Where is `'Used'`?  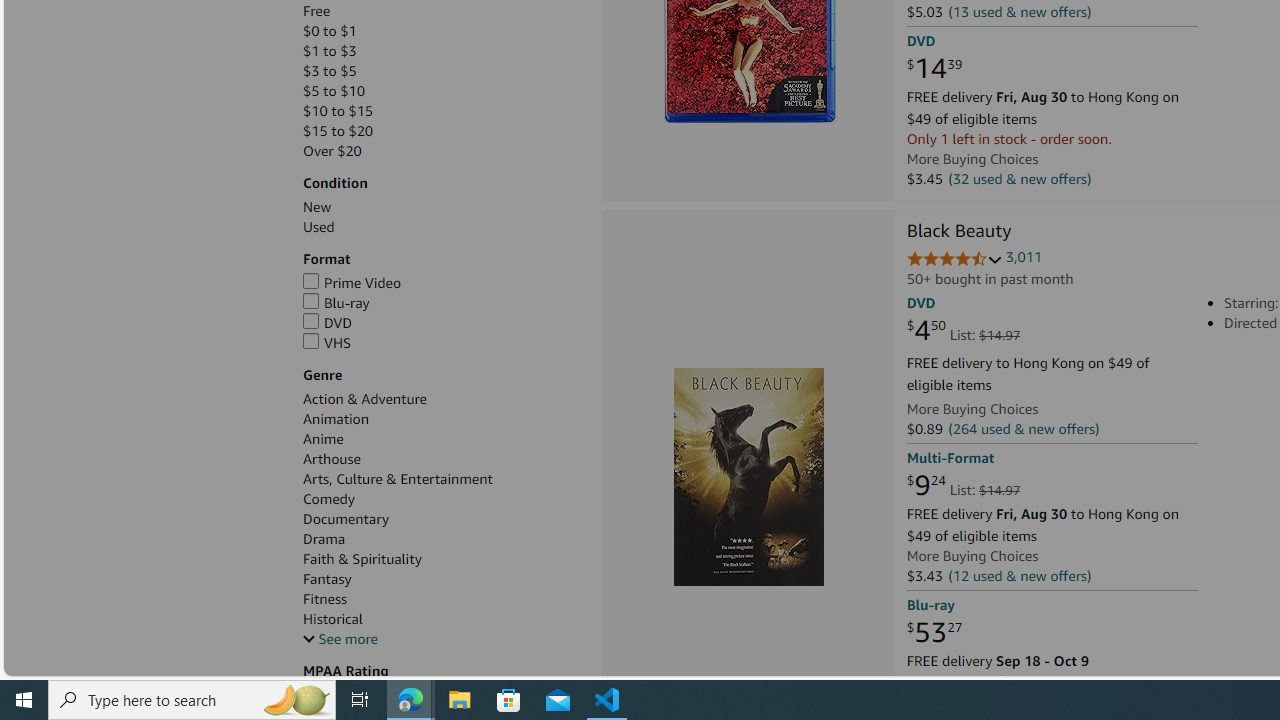 'Used' is located at coordinates (441, 226).